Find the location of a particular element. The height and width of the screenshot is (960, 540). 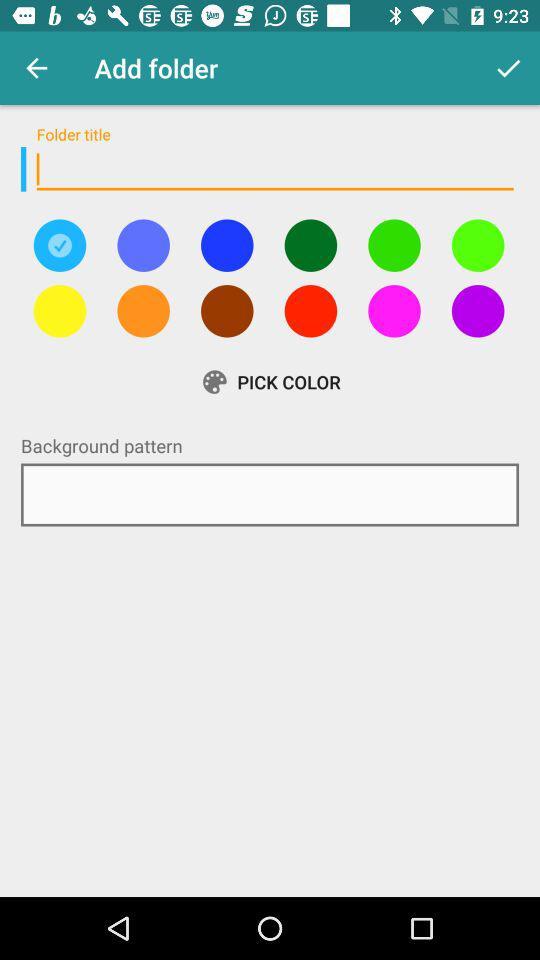

the avatar icon is located at coordinates (394, 311).